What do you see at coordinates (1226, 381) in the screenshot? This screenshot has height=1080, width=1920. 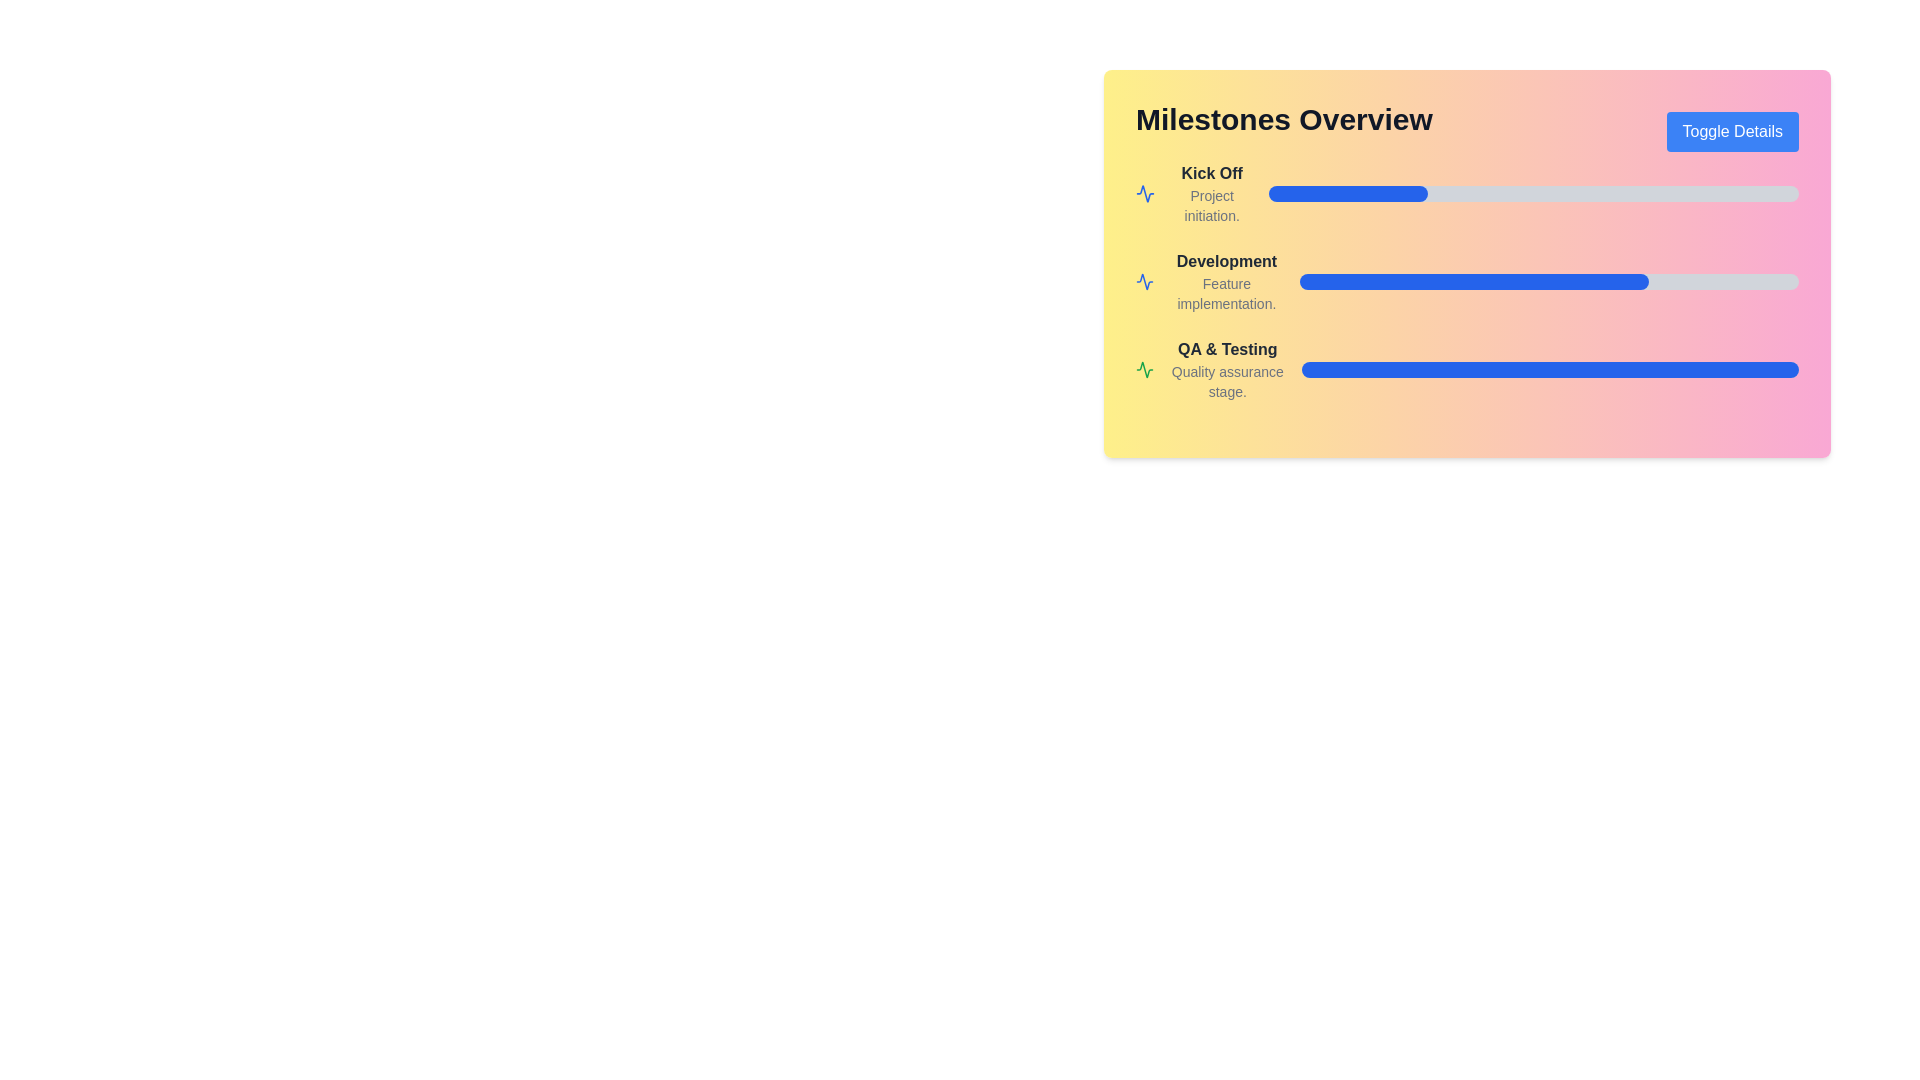 I see `text label displaying 'Quality assurance stage.' located beneath the heading 'QA & Testing' in the Milestones Overview section` at bounding box center [1226, 381].